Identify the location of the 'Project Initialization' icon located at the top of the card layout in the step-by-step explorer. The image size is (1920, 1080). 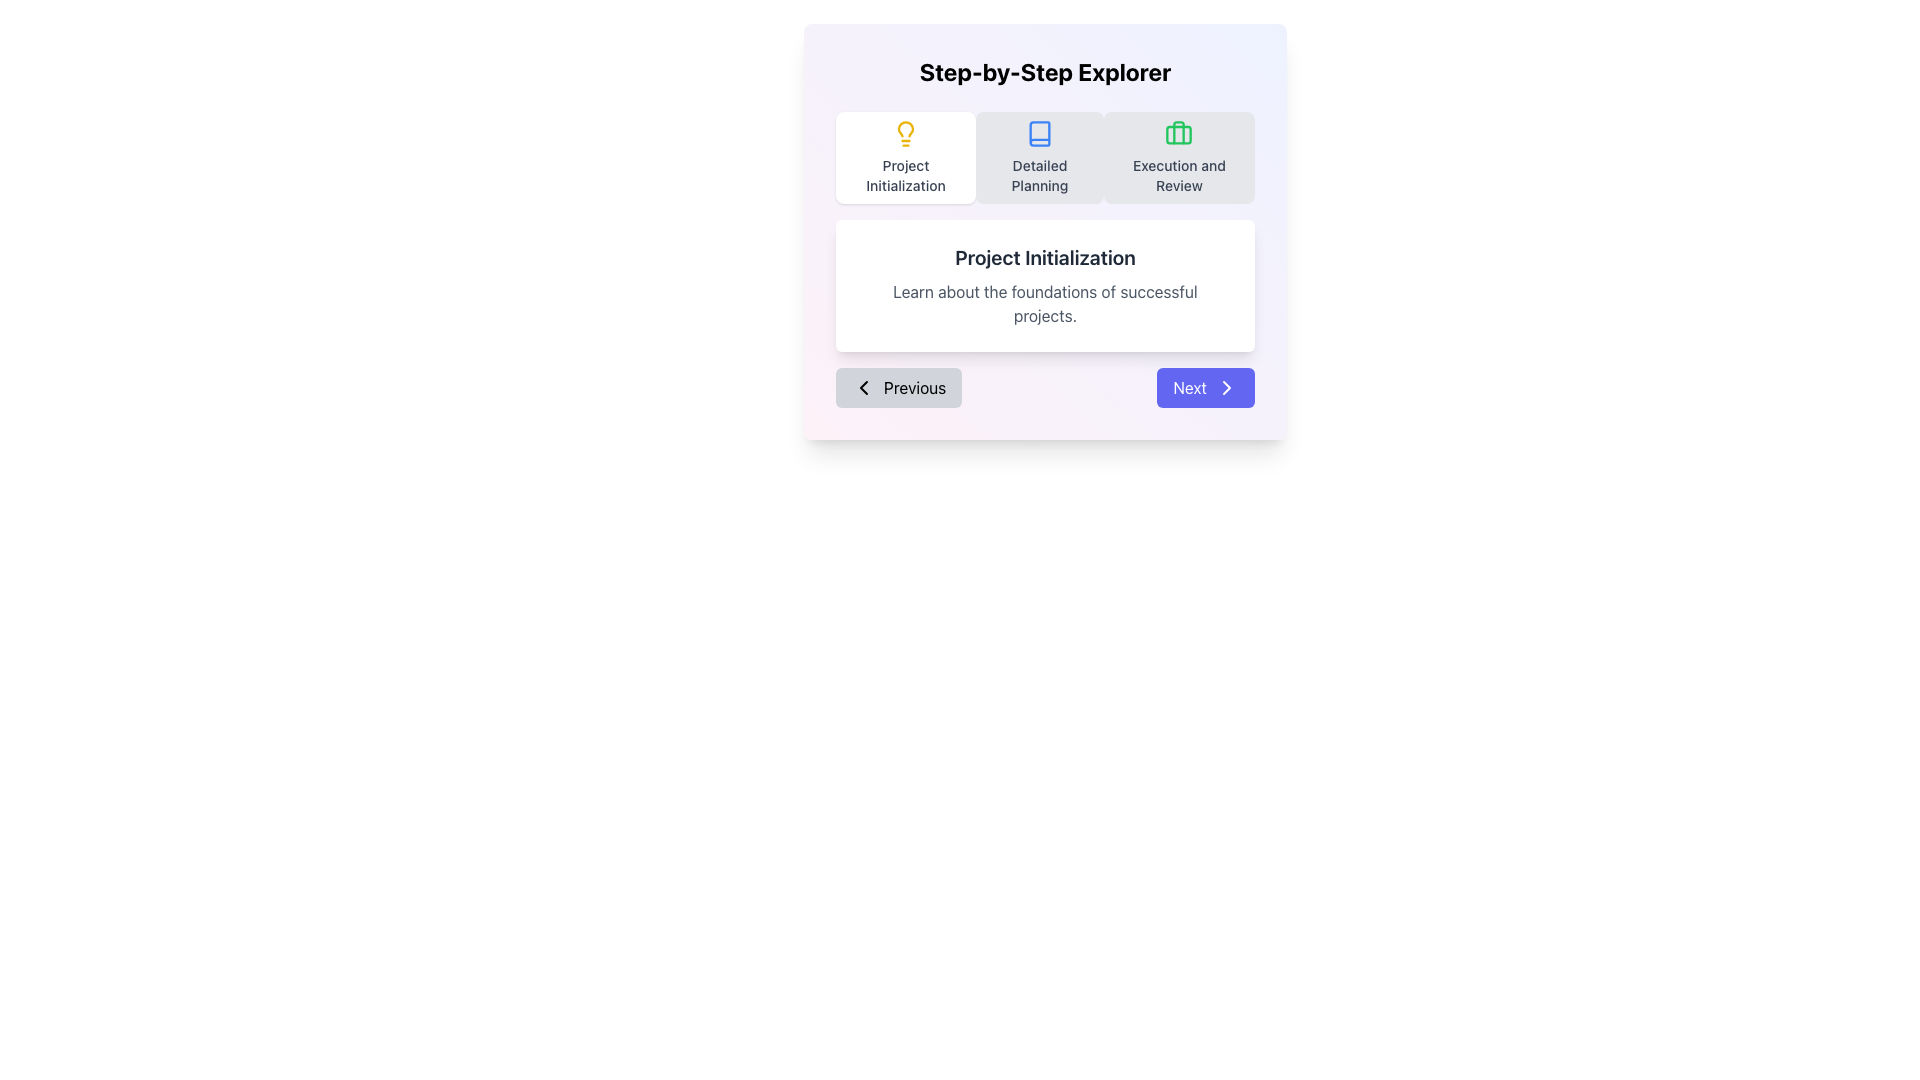
(905, 134).